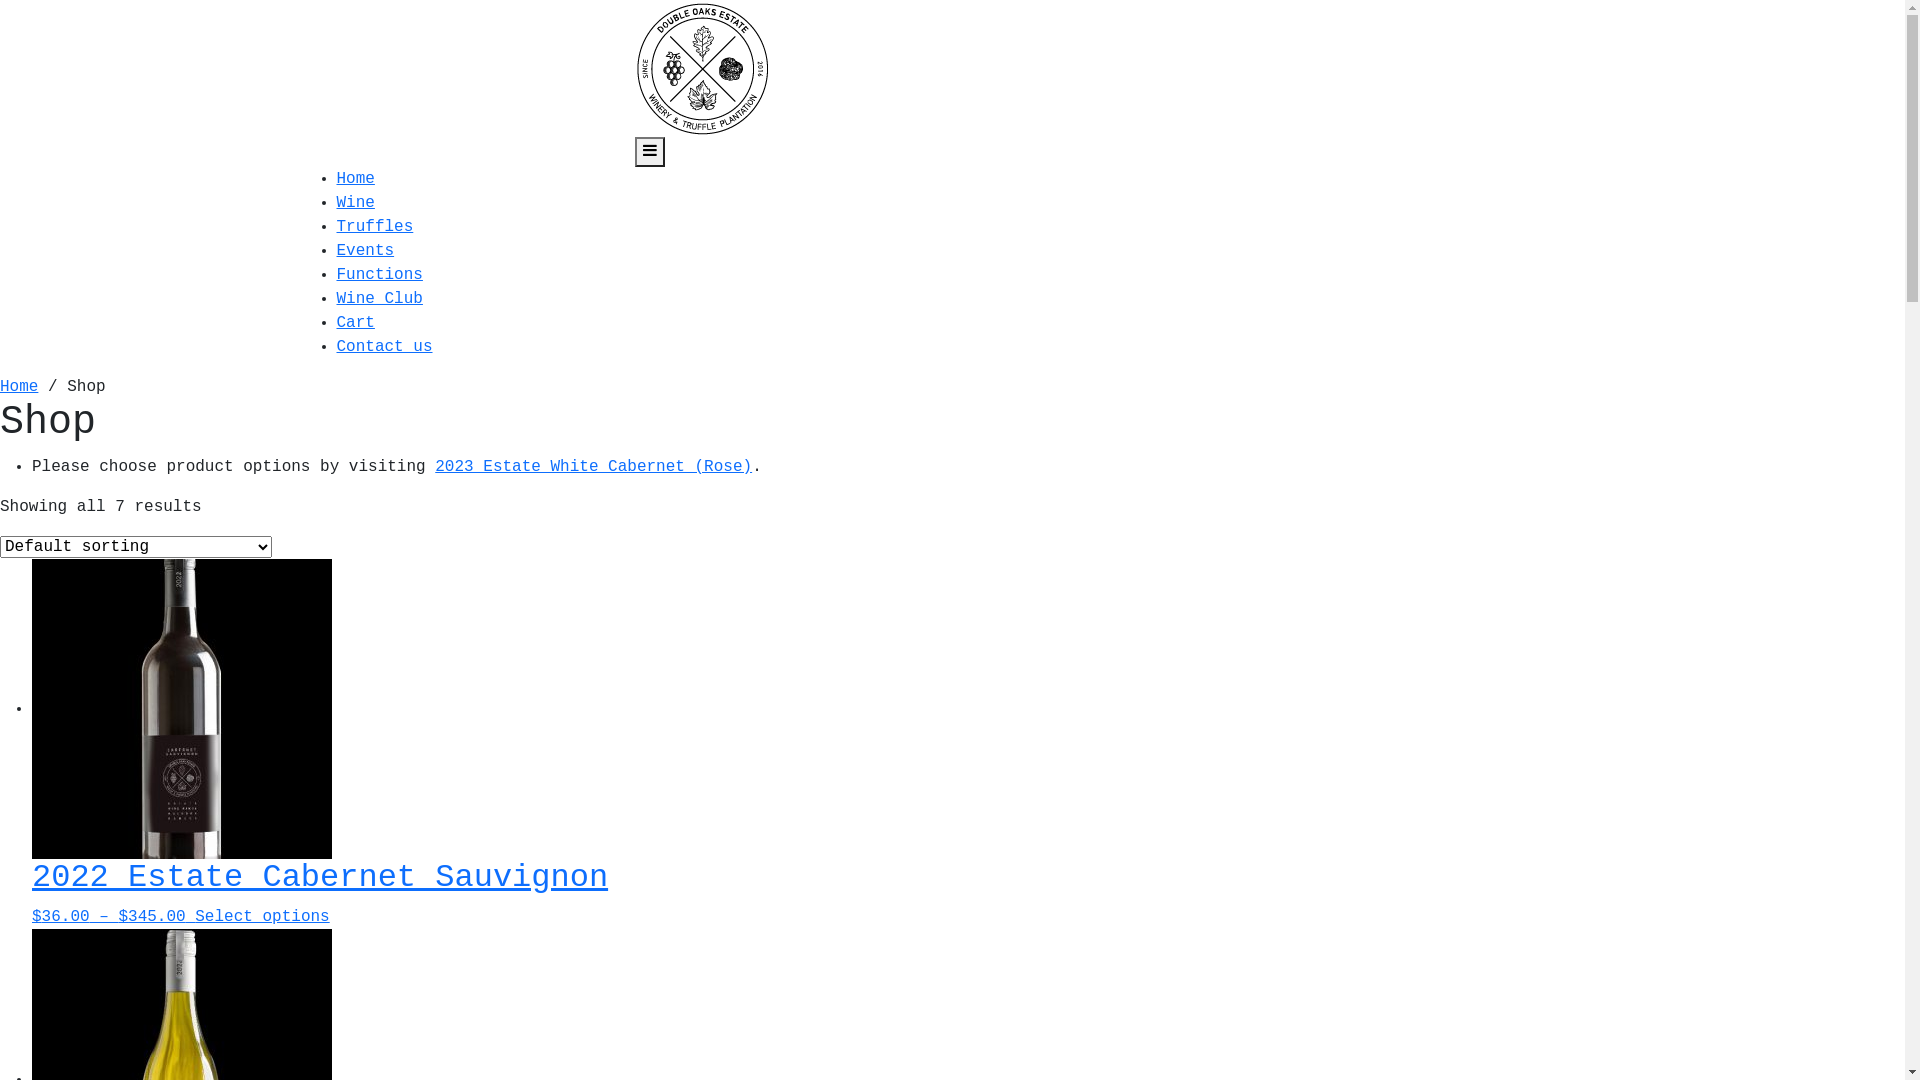 This screenshot has height=1080, width=1920. I want to click on 'Home', so click(336, 177).